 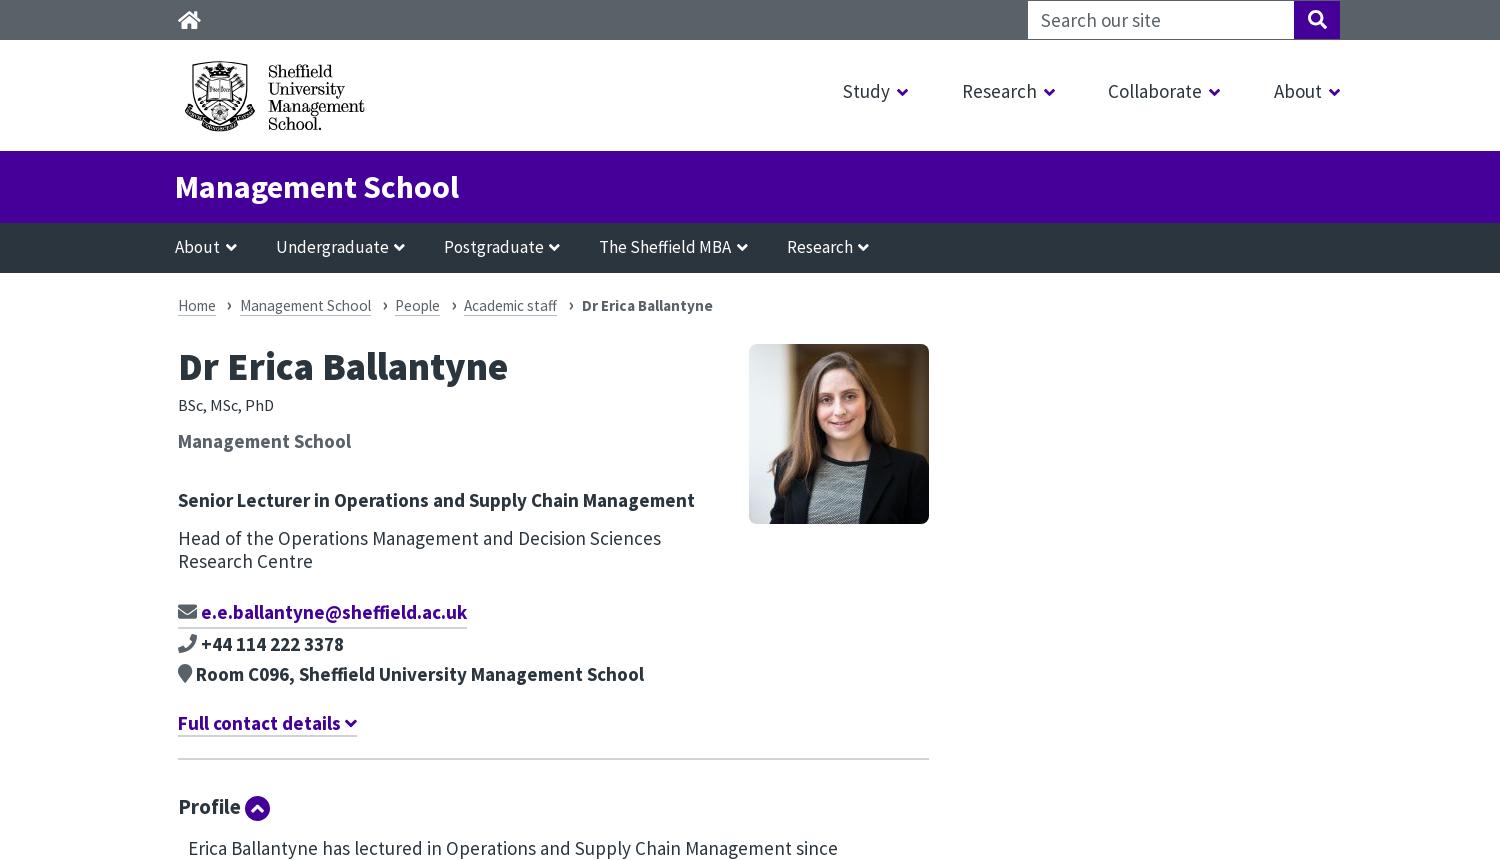 I want to click on 'Head of the Operations Management and Decision Sciences Research Centre', so click(x=418, y=548).